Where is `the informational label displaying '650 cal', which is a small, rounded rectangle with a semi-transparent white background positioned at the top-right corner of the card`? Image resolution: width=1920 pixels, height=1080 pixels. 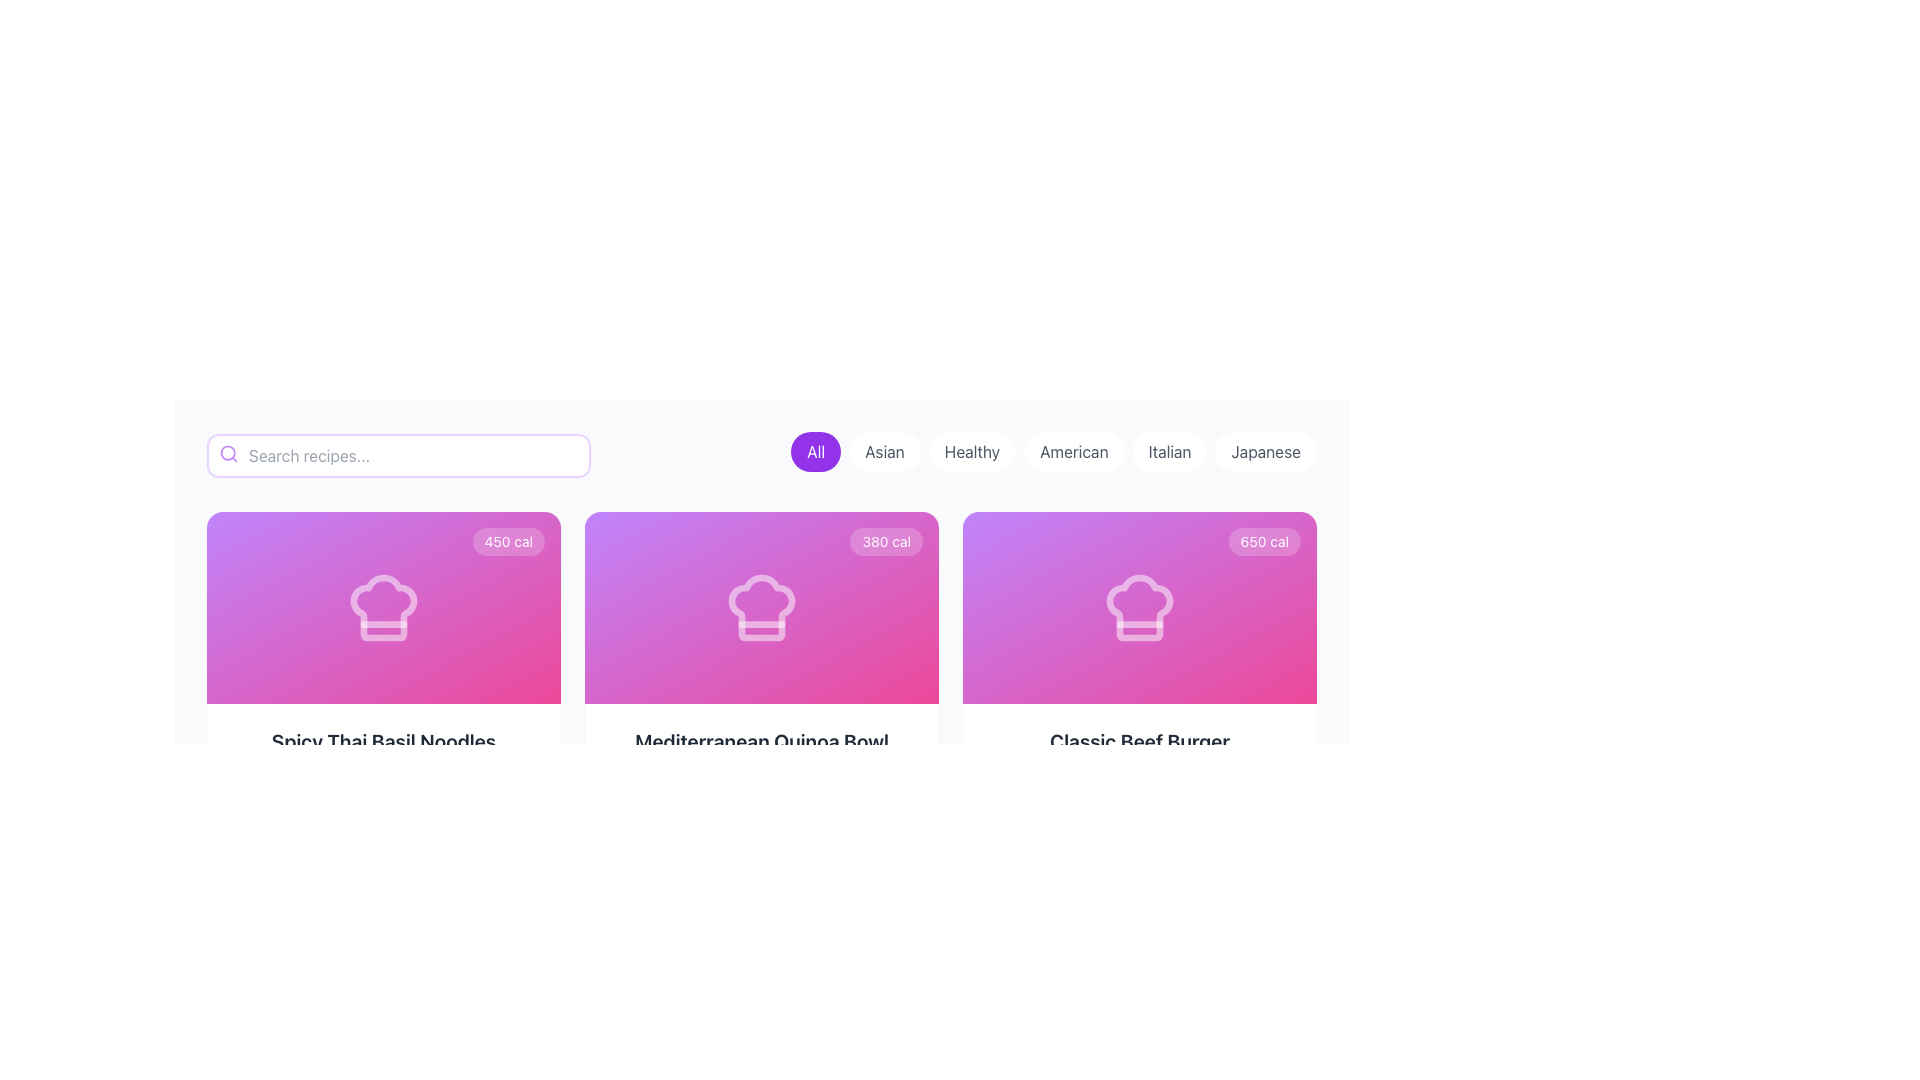
the informational label displaying '650 cal', which is a small, rounded rectangle with a semi-transparent white background positioned at the top-right corner of the card is located at coordinates (1263, 542).